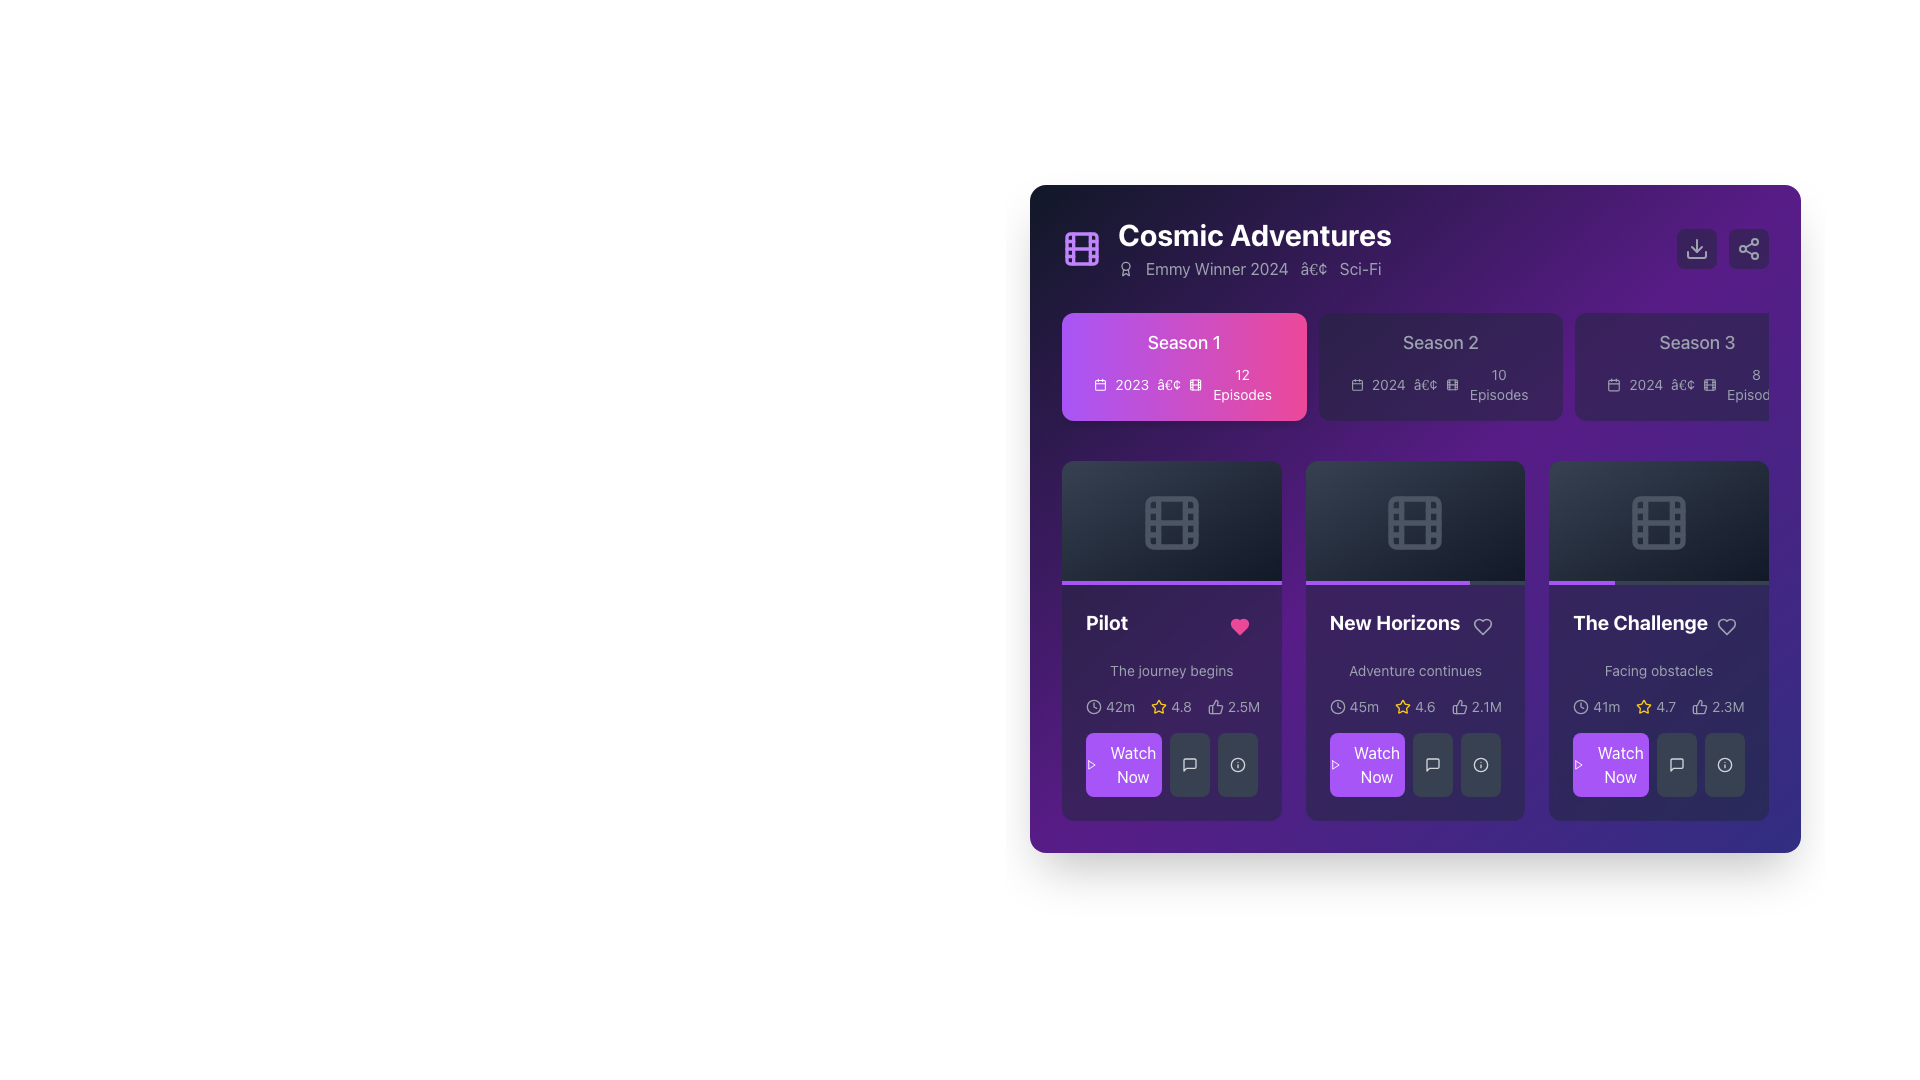 The image size is (1920, 1080). Describe the element at coordinates (1414, 705) in the screenshot. I see `textual description of the rating indicator located below the main title and description in the 'New Horizons' card` at that location.